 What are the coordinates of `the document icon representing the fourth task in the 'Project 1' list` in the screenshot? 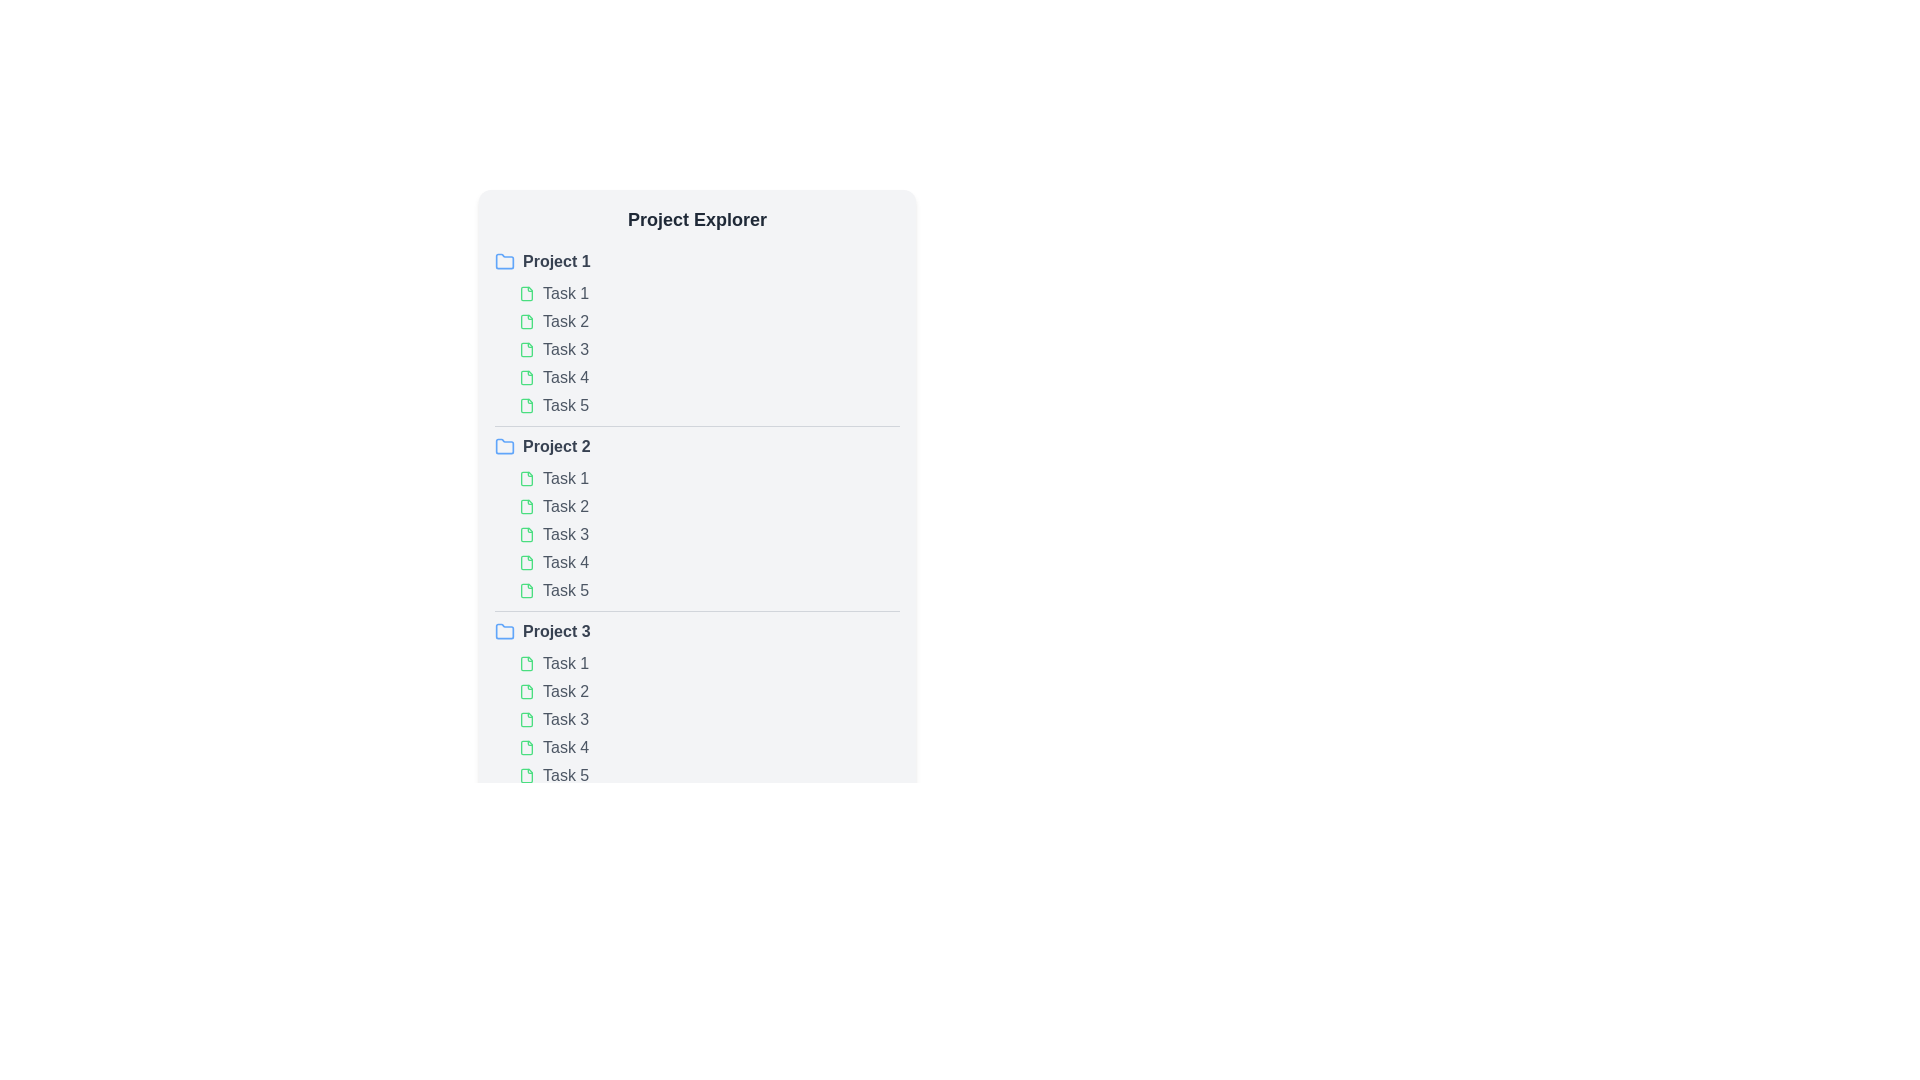 It's located at (527, 378).